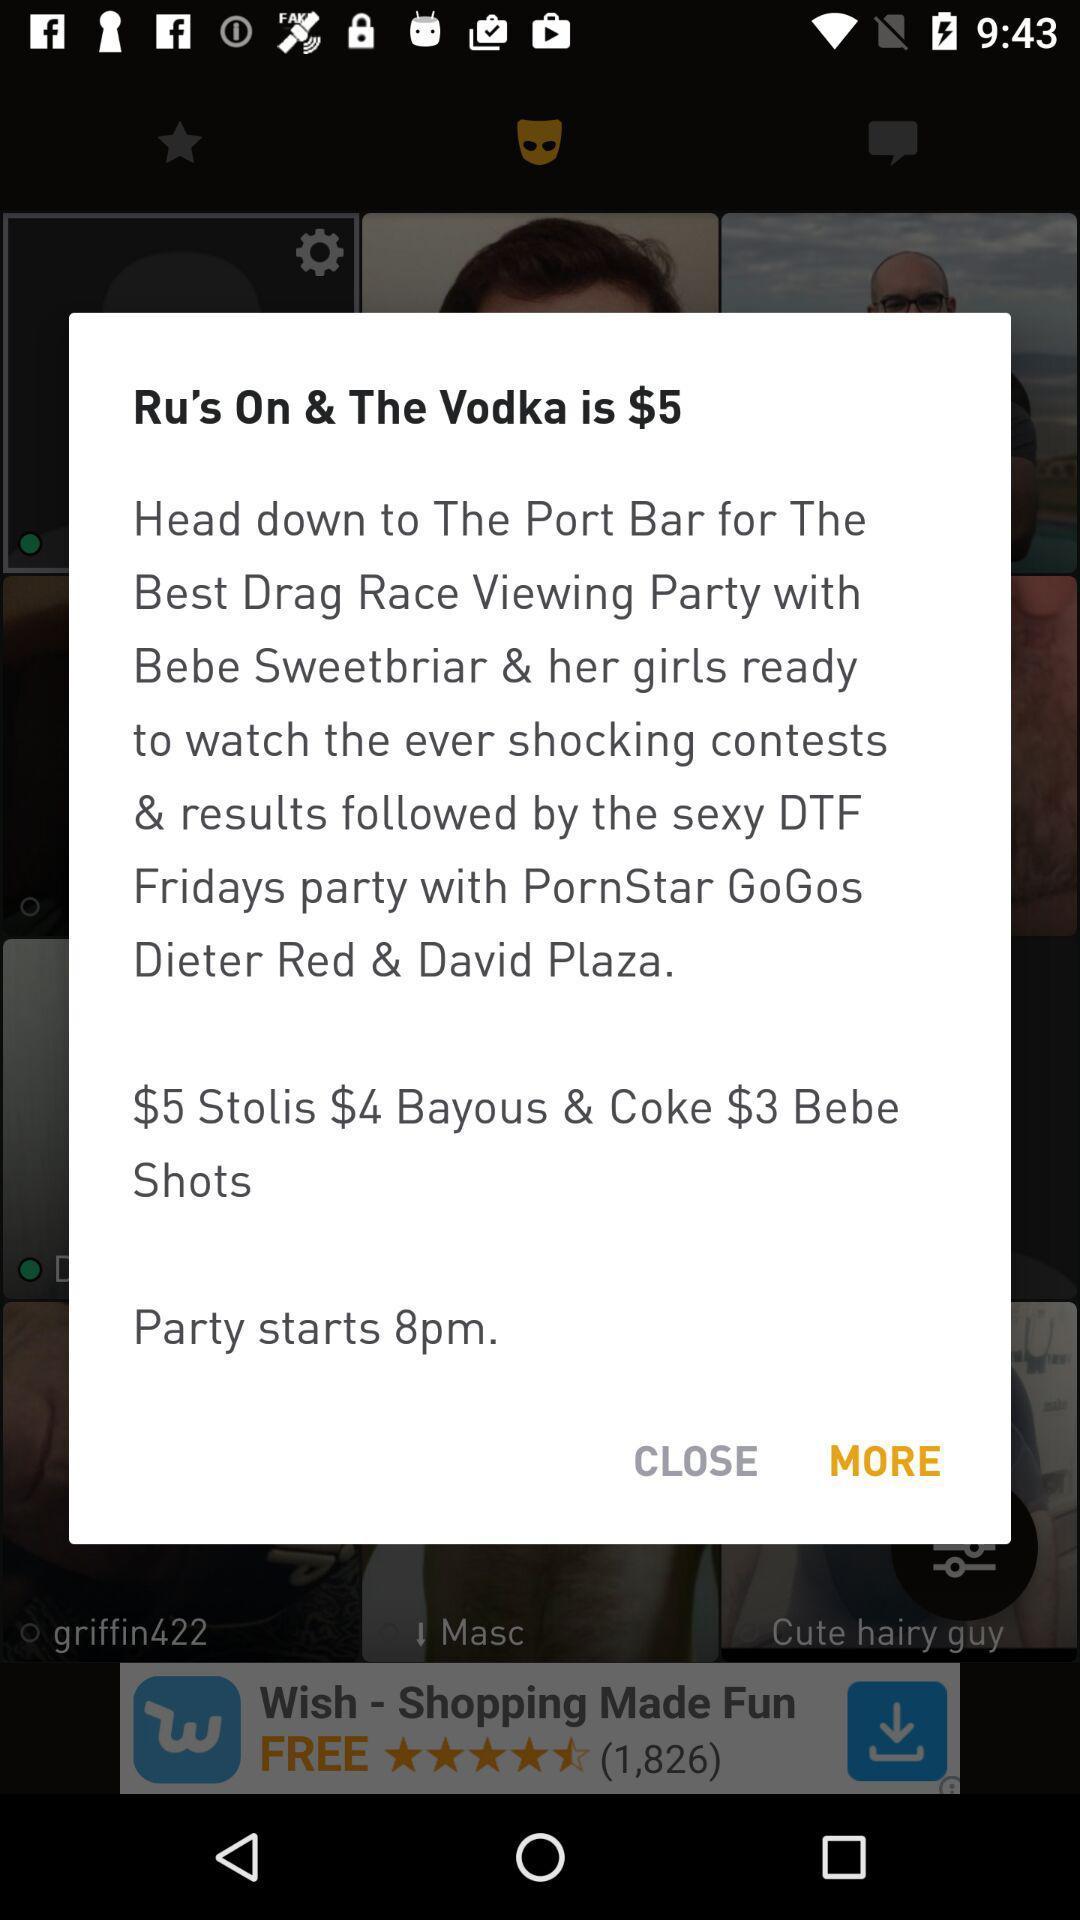 The height and width of the screenshot is (1920, 1080). I want to click on the item to the left of the more, so click(694, 1460).